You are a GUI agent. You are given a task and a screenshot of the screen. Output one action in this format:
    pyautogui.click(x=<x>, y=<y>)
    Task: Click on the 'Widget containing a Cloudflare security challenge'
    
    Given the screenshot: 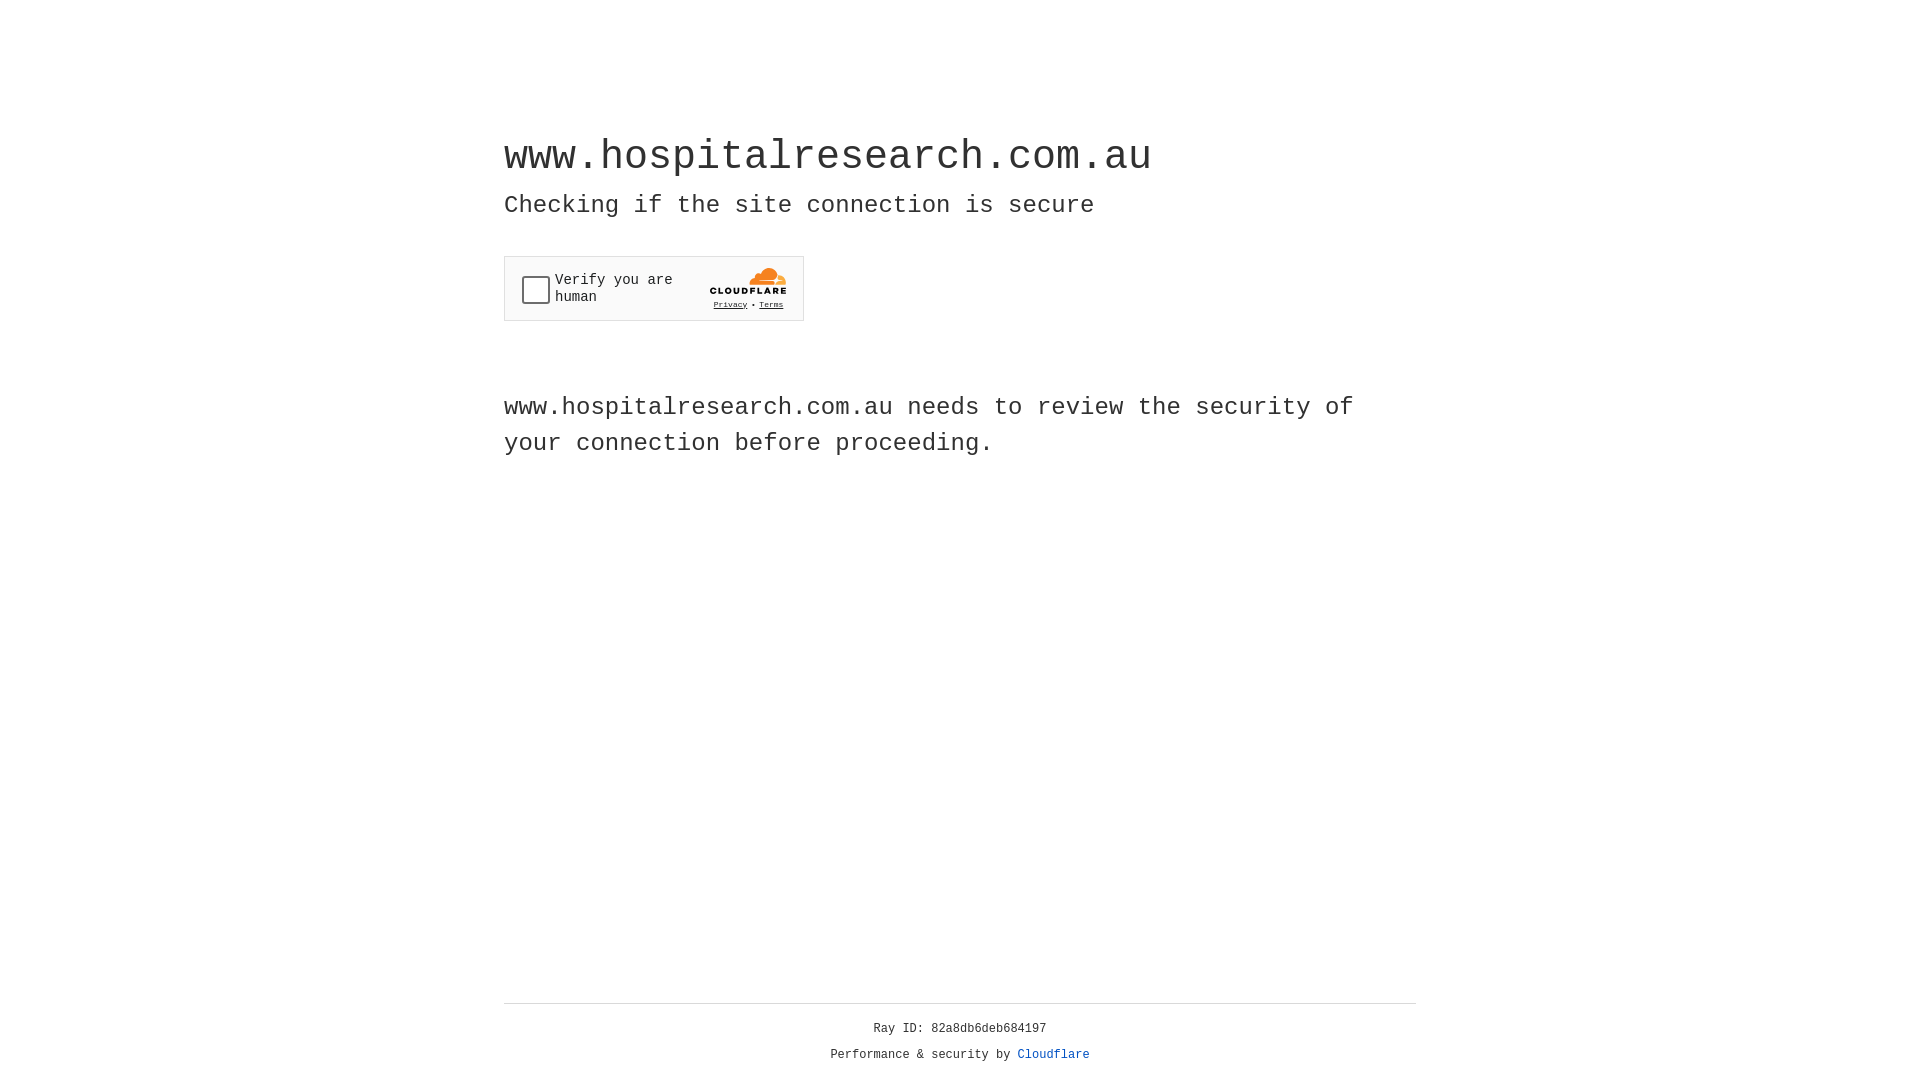 What is the action you would take?
    pyautogui.click(x=653, y=288)
    